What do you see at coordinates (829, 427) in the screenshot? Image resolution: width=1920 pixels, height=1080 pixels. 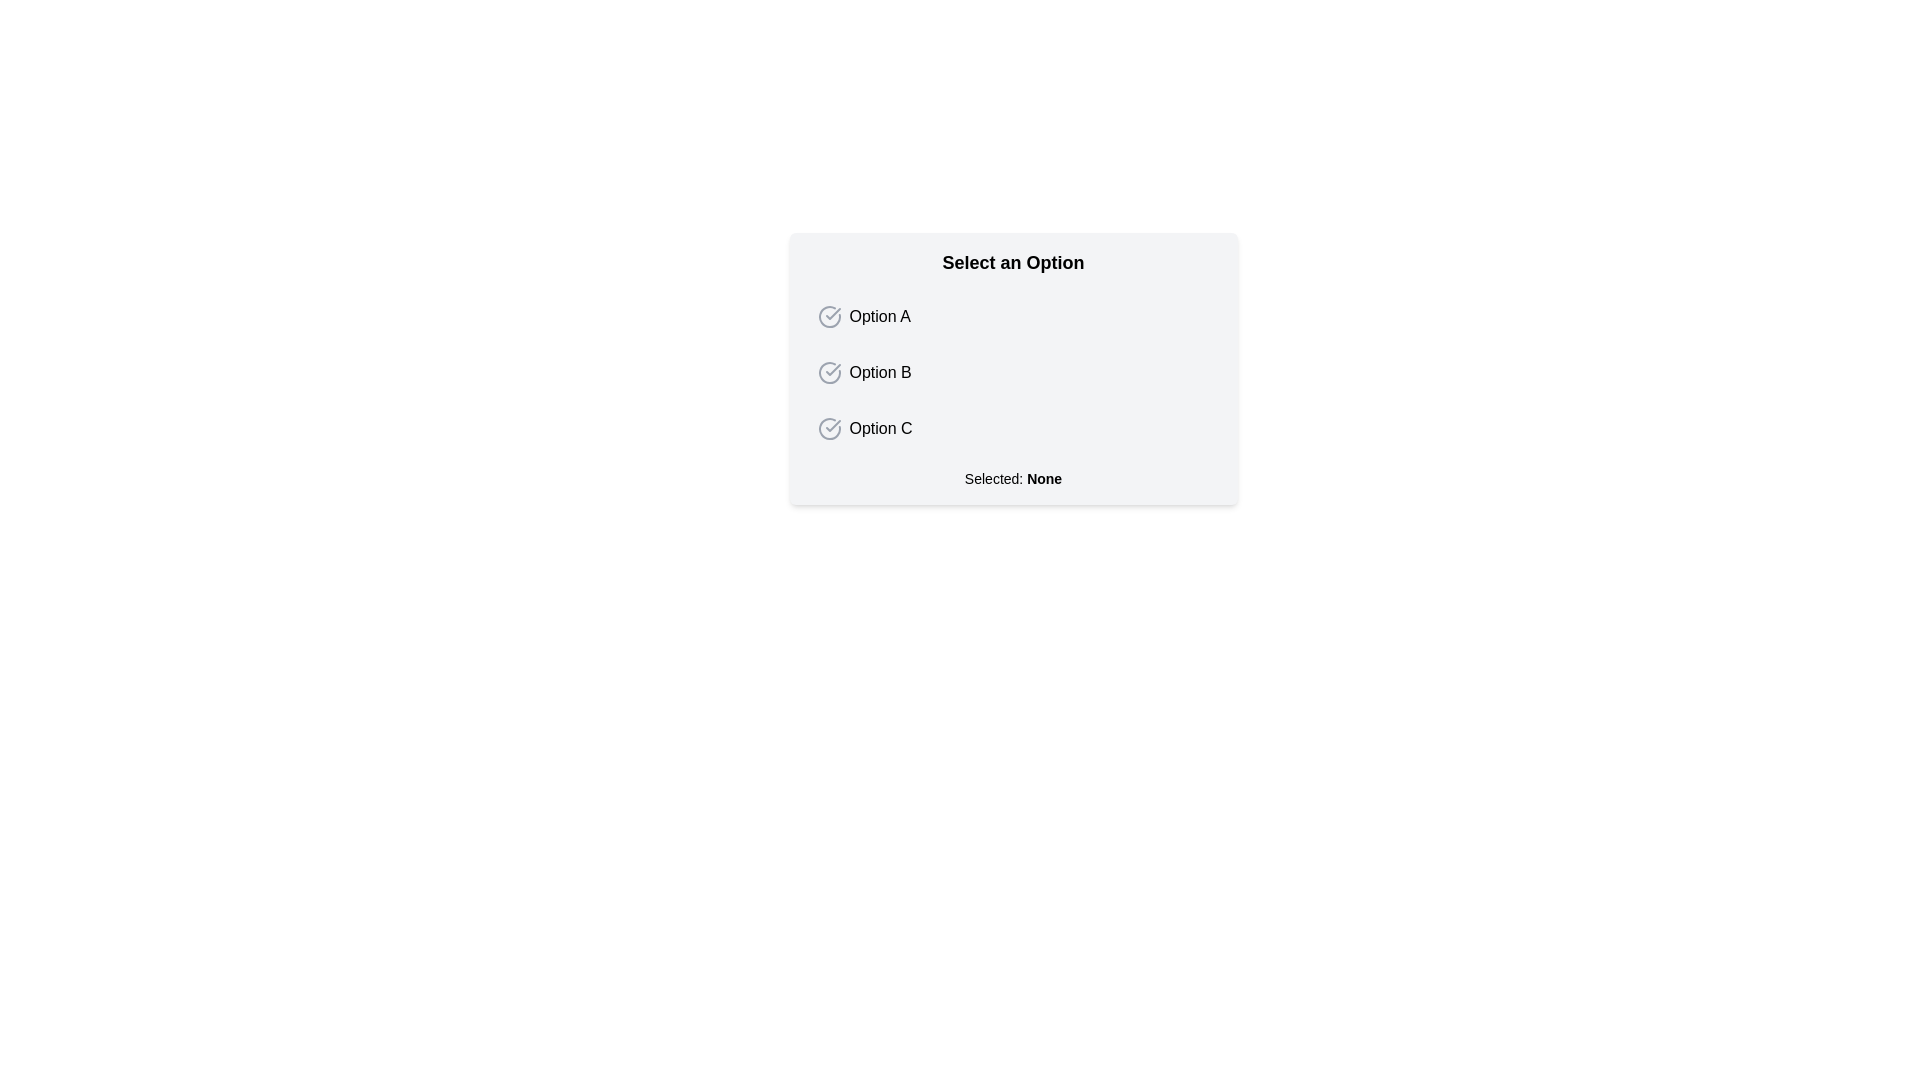 I see `the radio button indicator for 'Option C', which is the circular icon located to the left of the text label 'Option C'` at bounding box center [829, 427].